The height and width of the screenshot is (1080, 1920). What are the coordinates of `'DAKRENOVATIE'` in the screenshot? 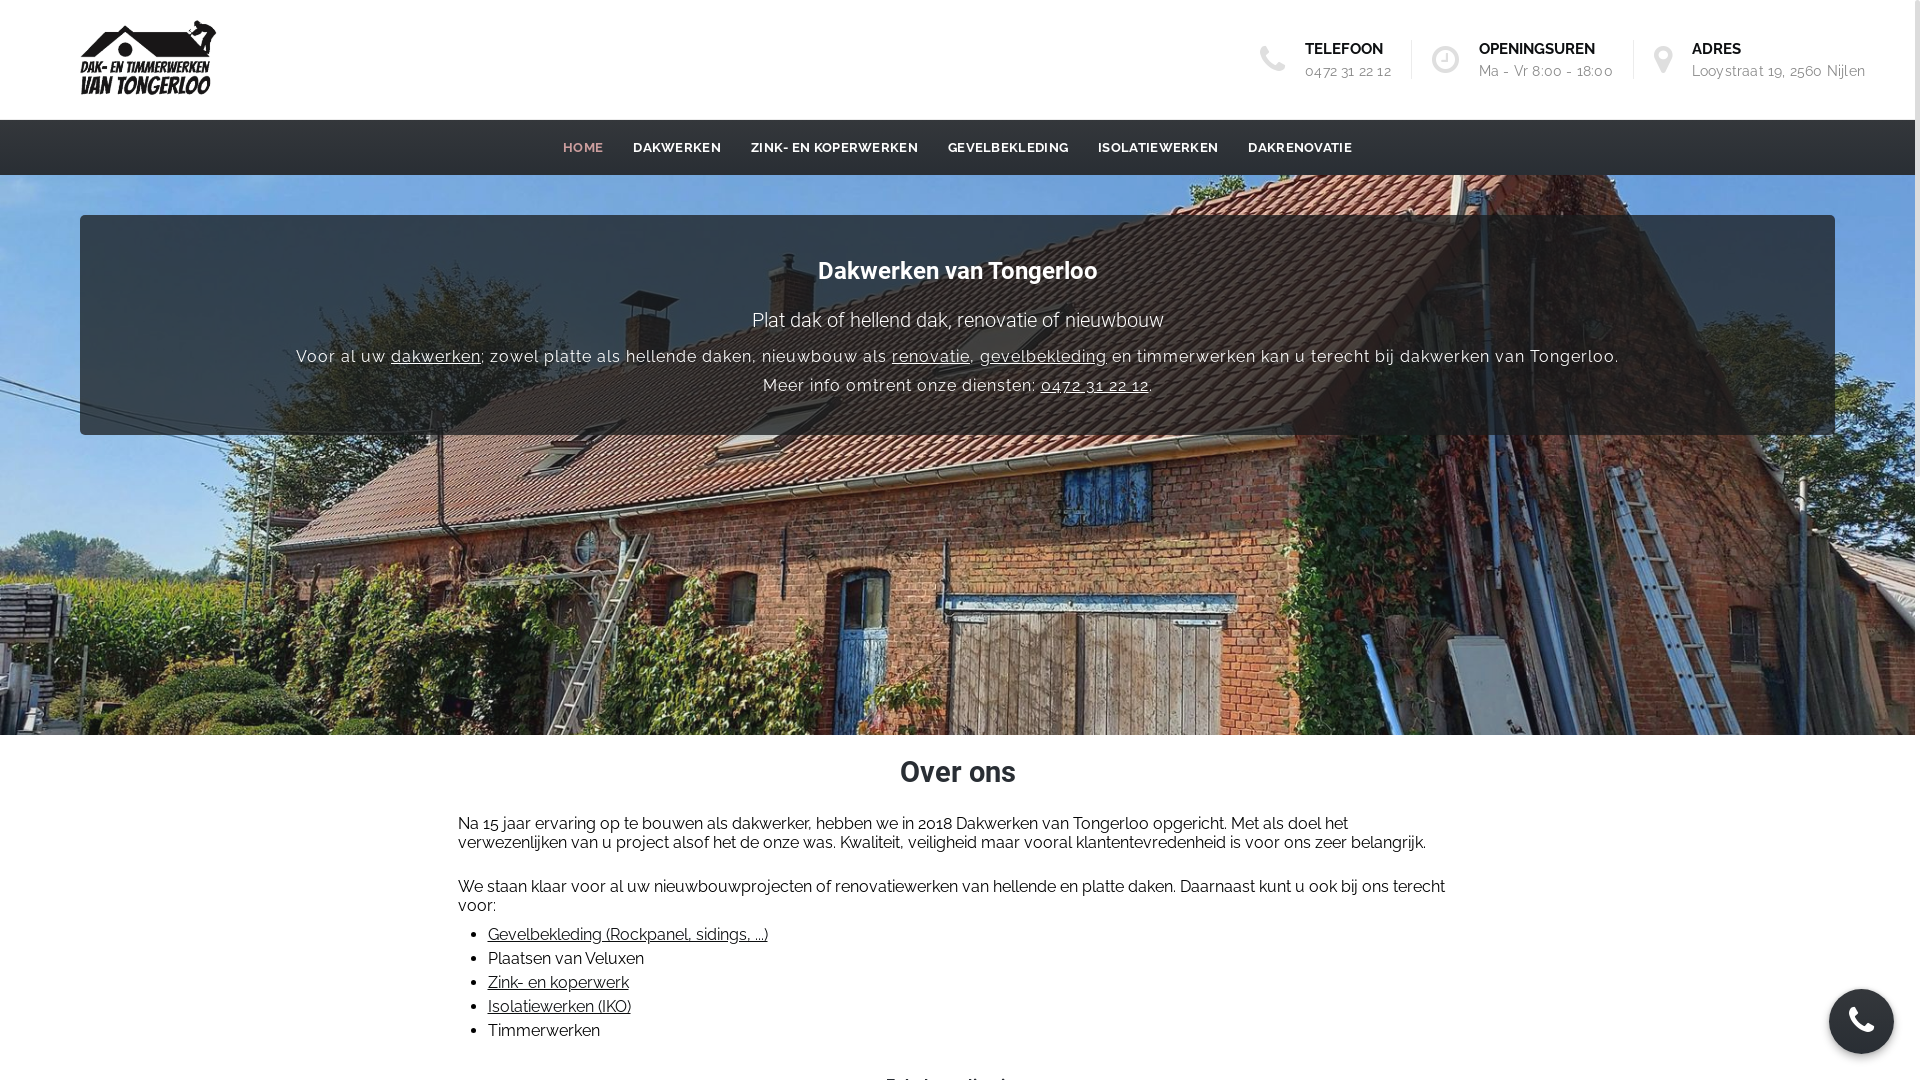 It's located at (1300, 146).